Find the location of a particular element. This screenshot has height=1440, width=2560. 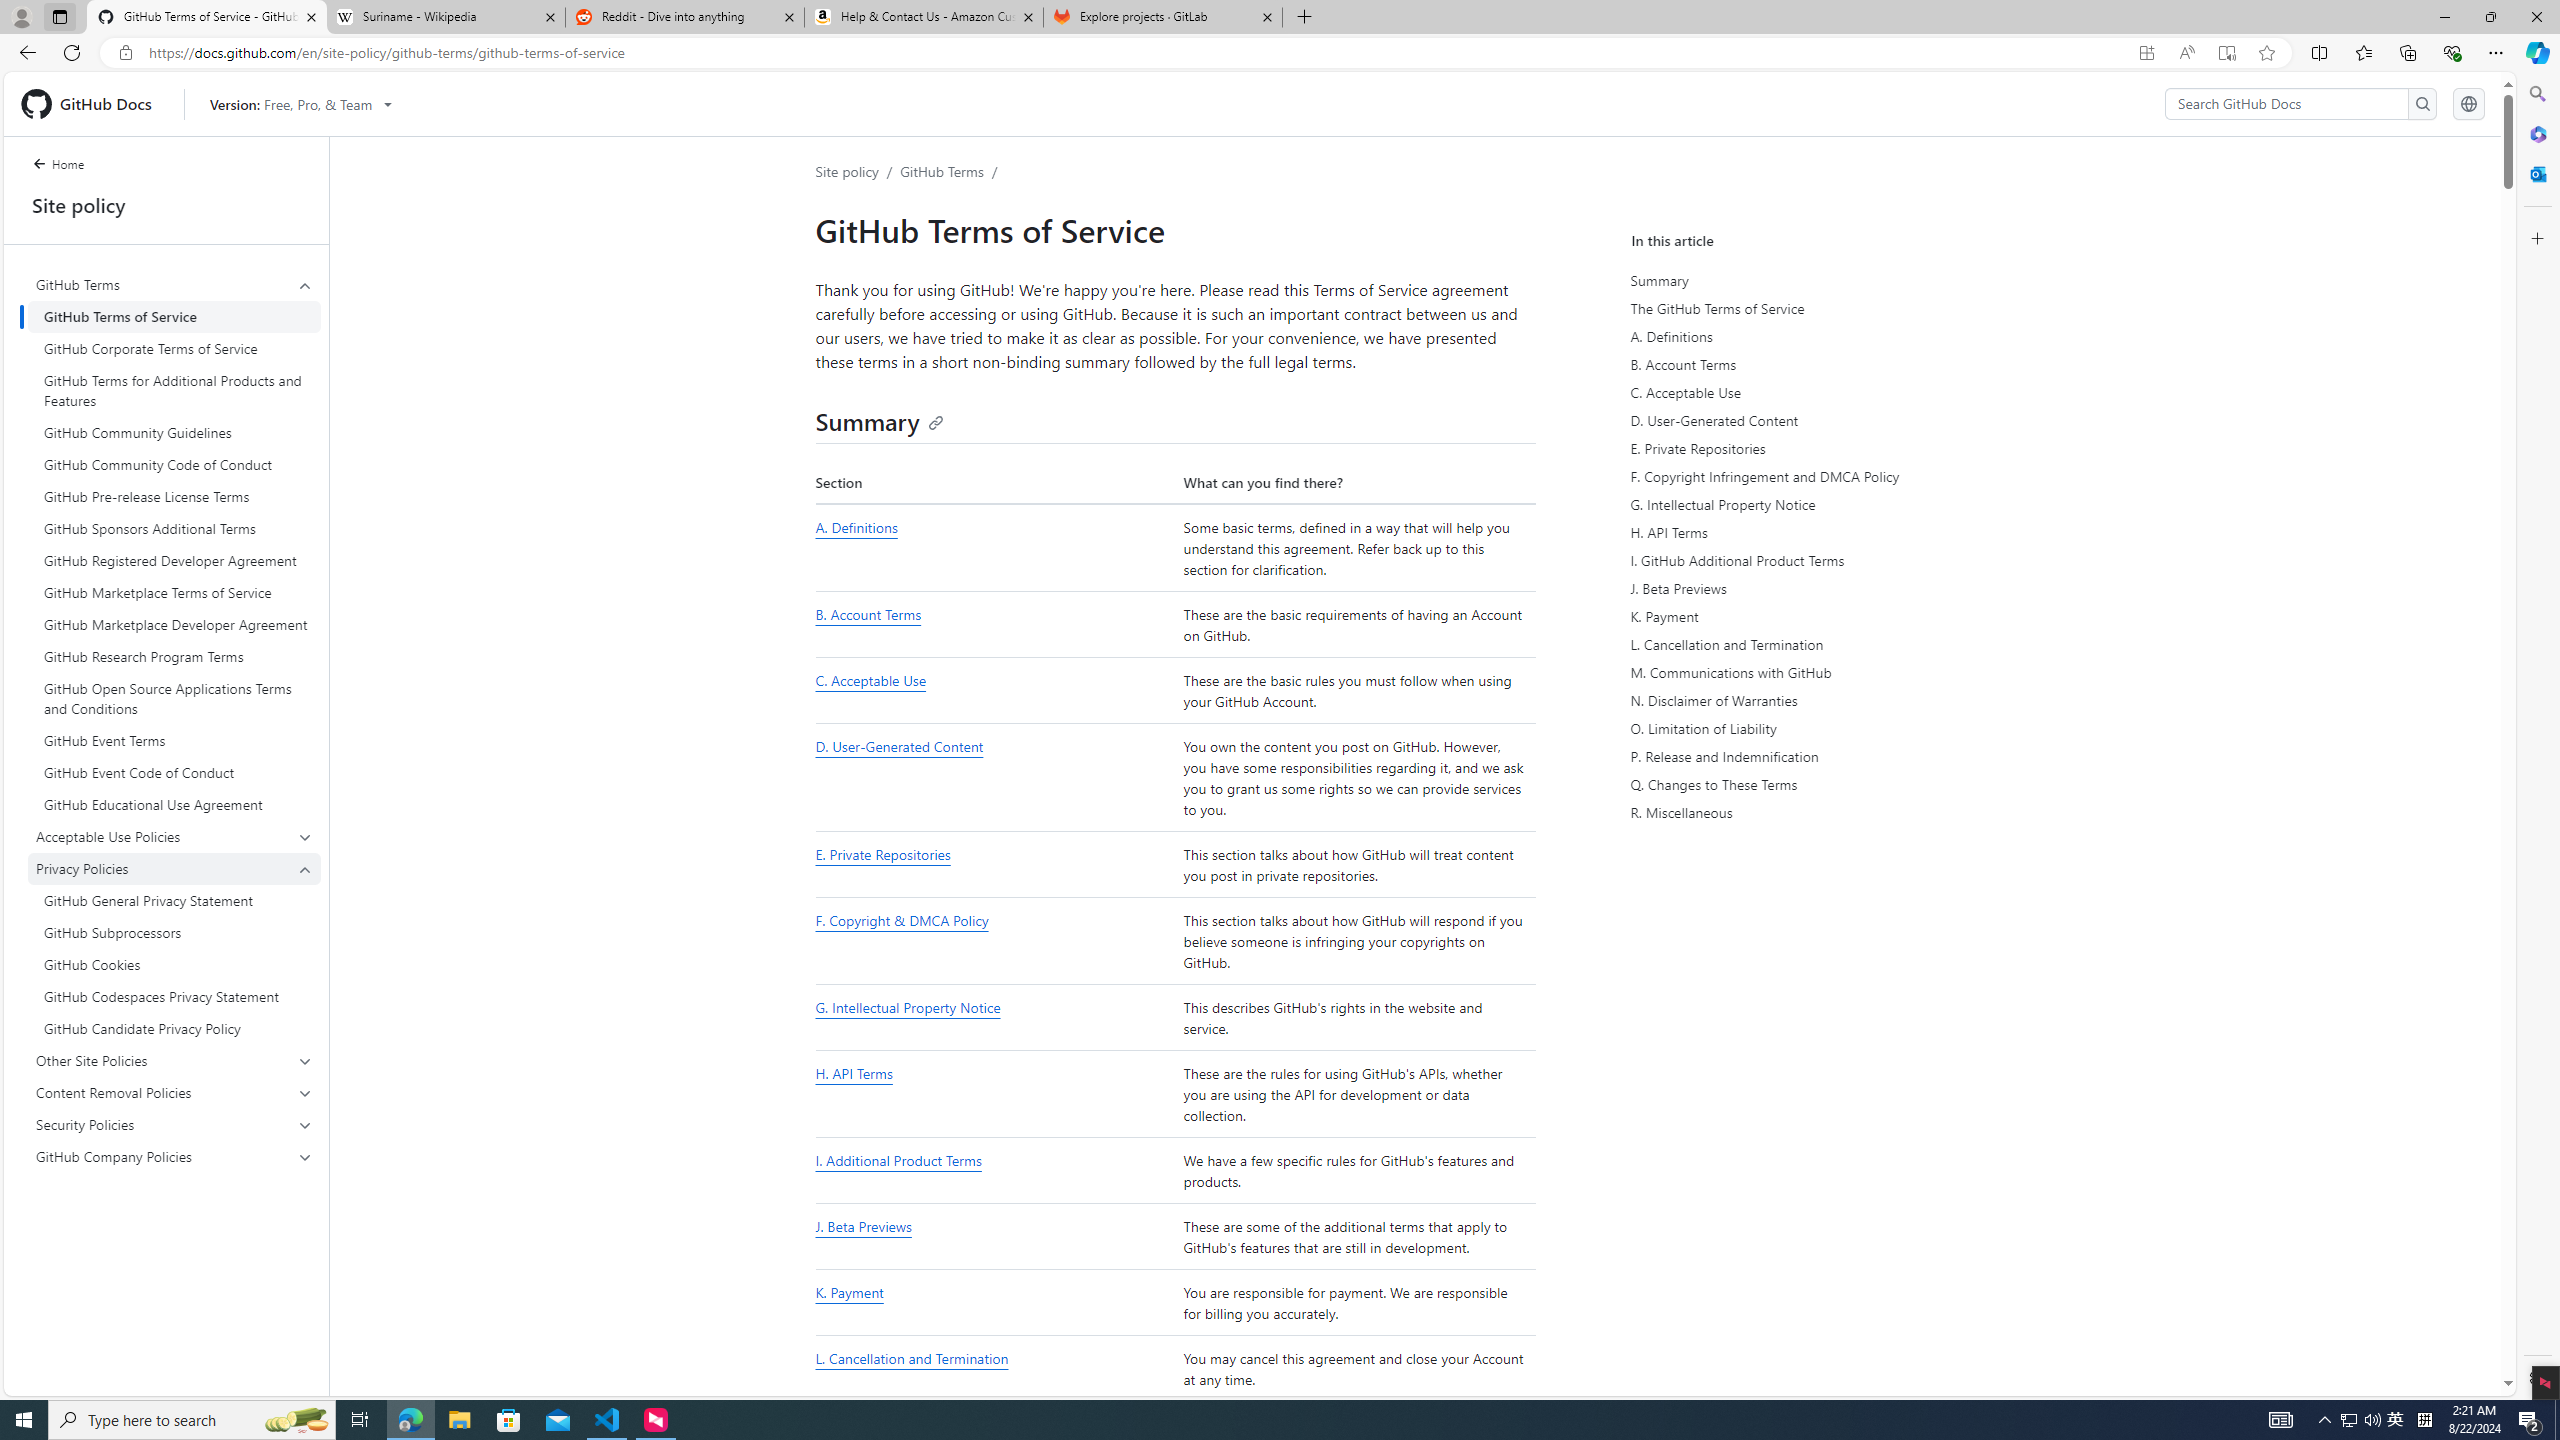

'GitHub Terms of Service - GitHub Docs' is located at coordinates (207, 16).